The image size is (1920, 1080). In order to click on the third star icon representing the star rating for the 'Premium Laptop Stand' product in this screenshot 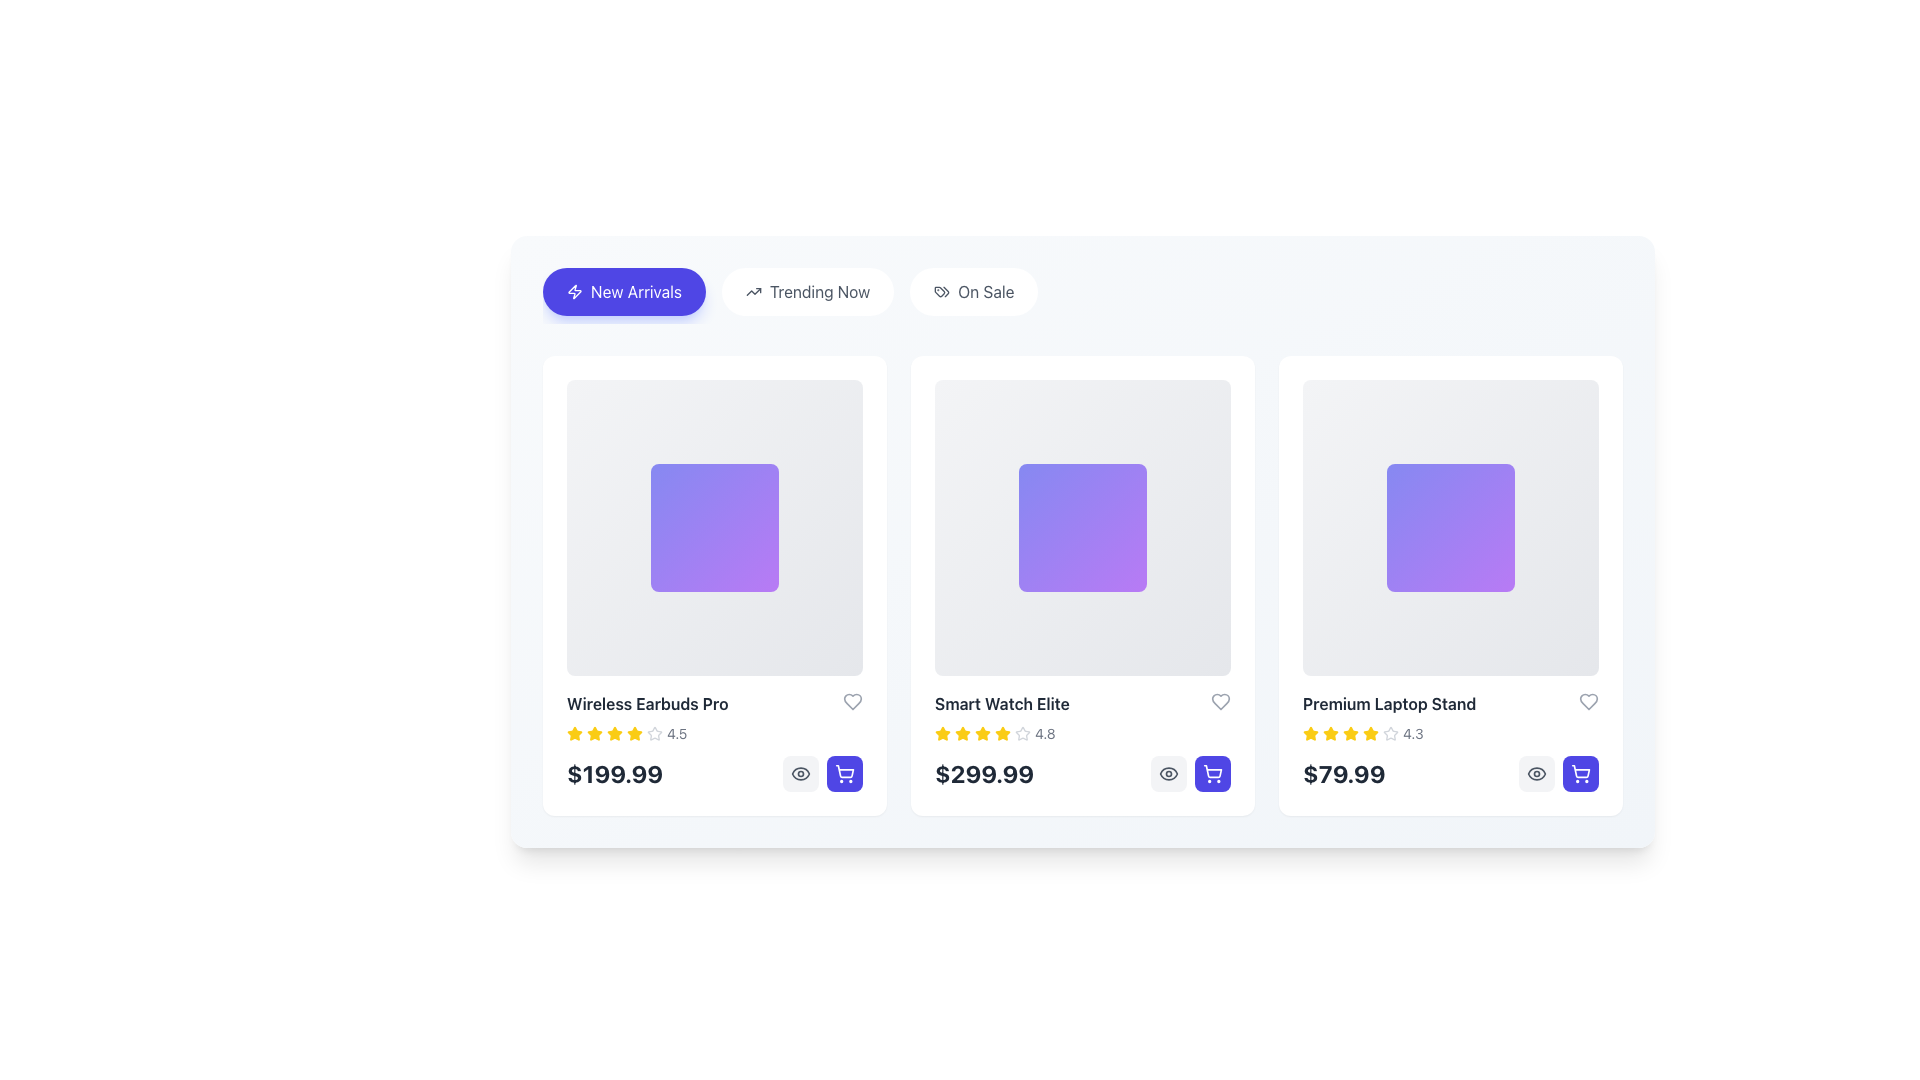, I will do `click(1350, 733)`.